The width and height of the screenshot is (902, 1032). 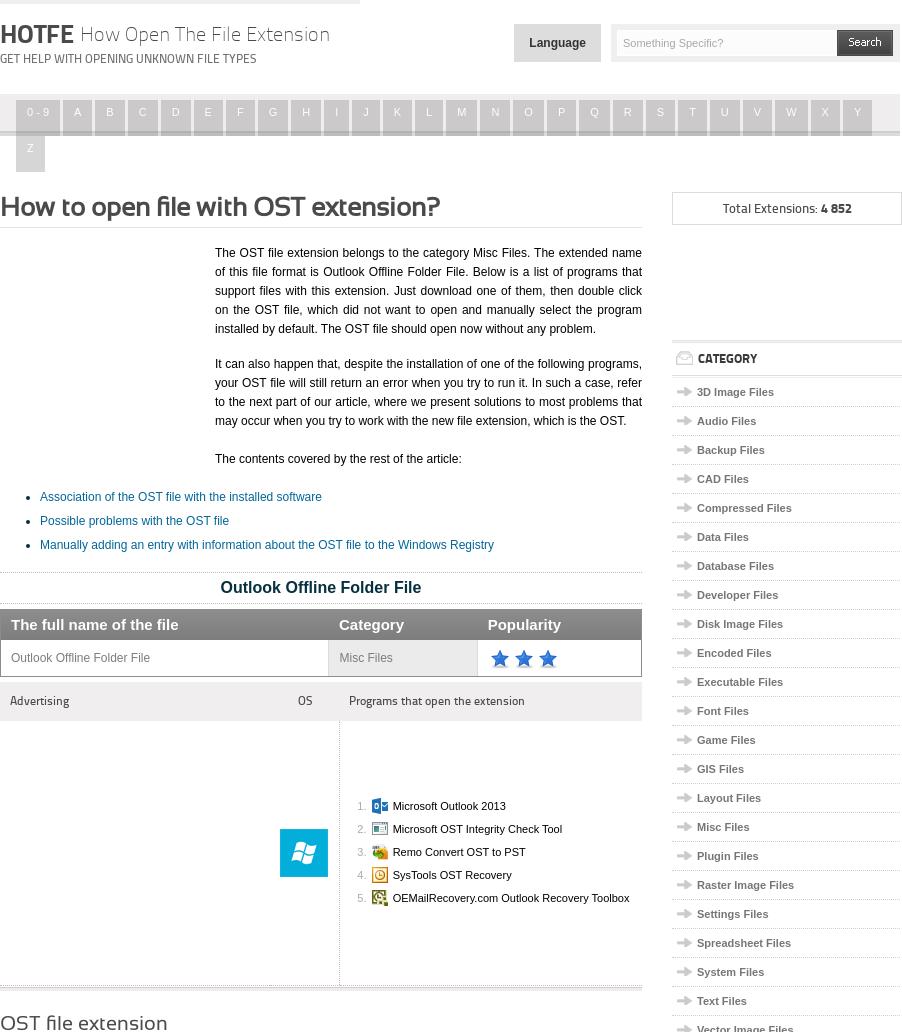 I want to click on 'V', so click(x=755, y=111).